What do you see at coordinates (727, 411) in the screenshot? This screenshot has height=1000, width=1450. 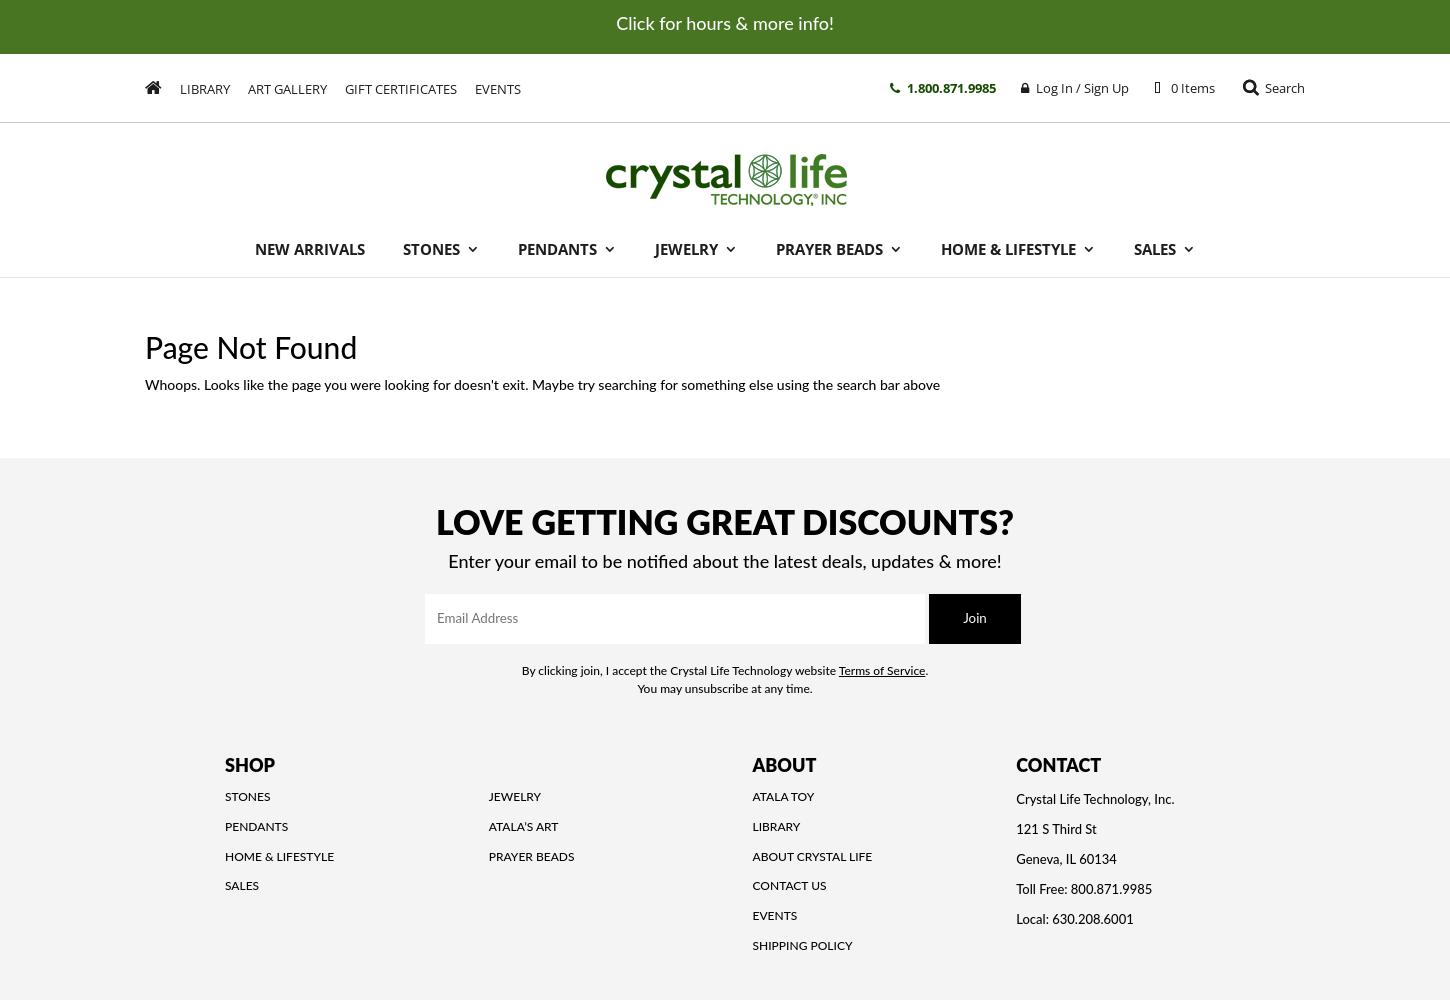 I see `'Chakra Jewelry'` at bounding box center [727, 411].